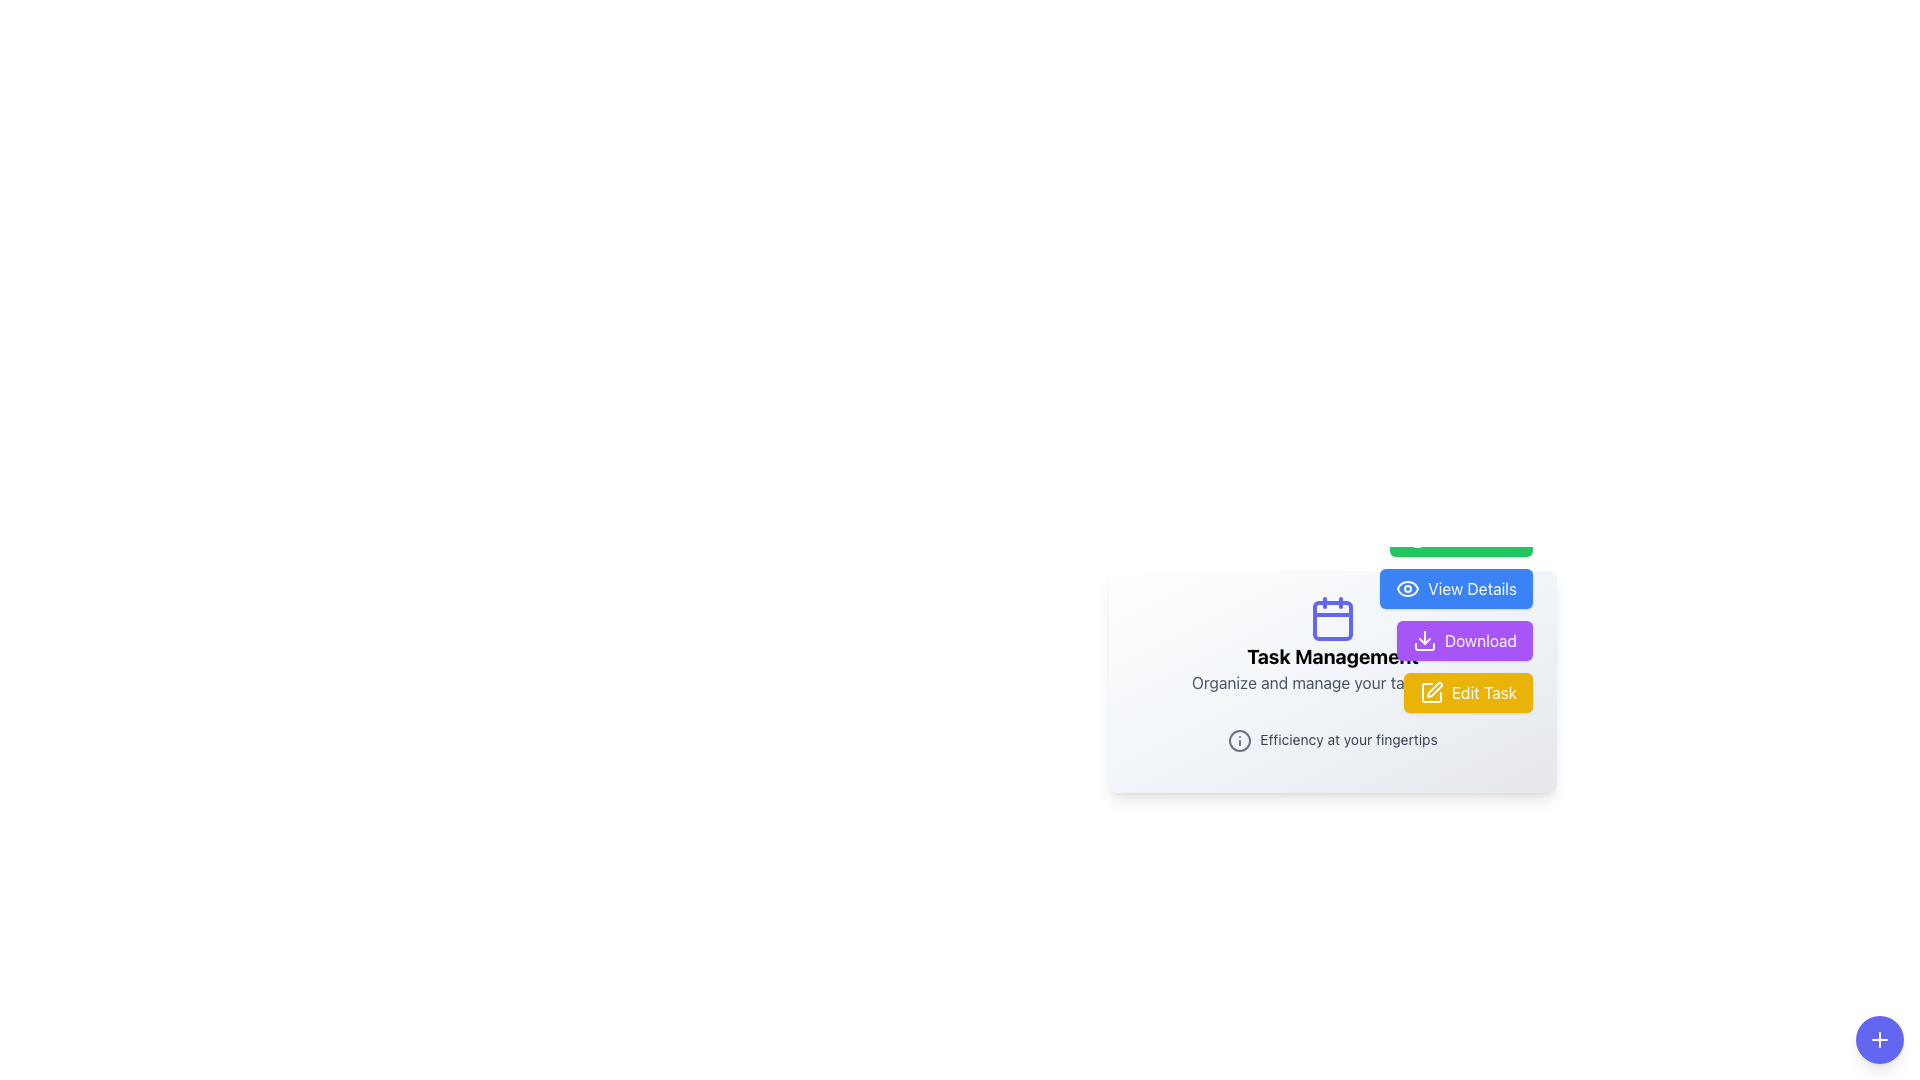 This screenshot has height=1080, width=1920. What do you see at coordinates (1239, 740) in the screenshot?
I see `the SVG Circle Component located in the bottom-right portion of the interface, near buttons labeled 'View Details' and 'Edit Task'` at bounding box center [1239, 740].